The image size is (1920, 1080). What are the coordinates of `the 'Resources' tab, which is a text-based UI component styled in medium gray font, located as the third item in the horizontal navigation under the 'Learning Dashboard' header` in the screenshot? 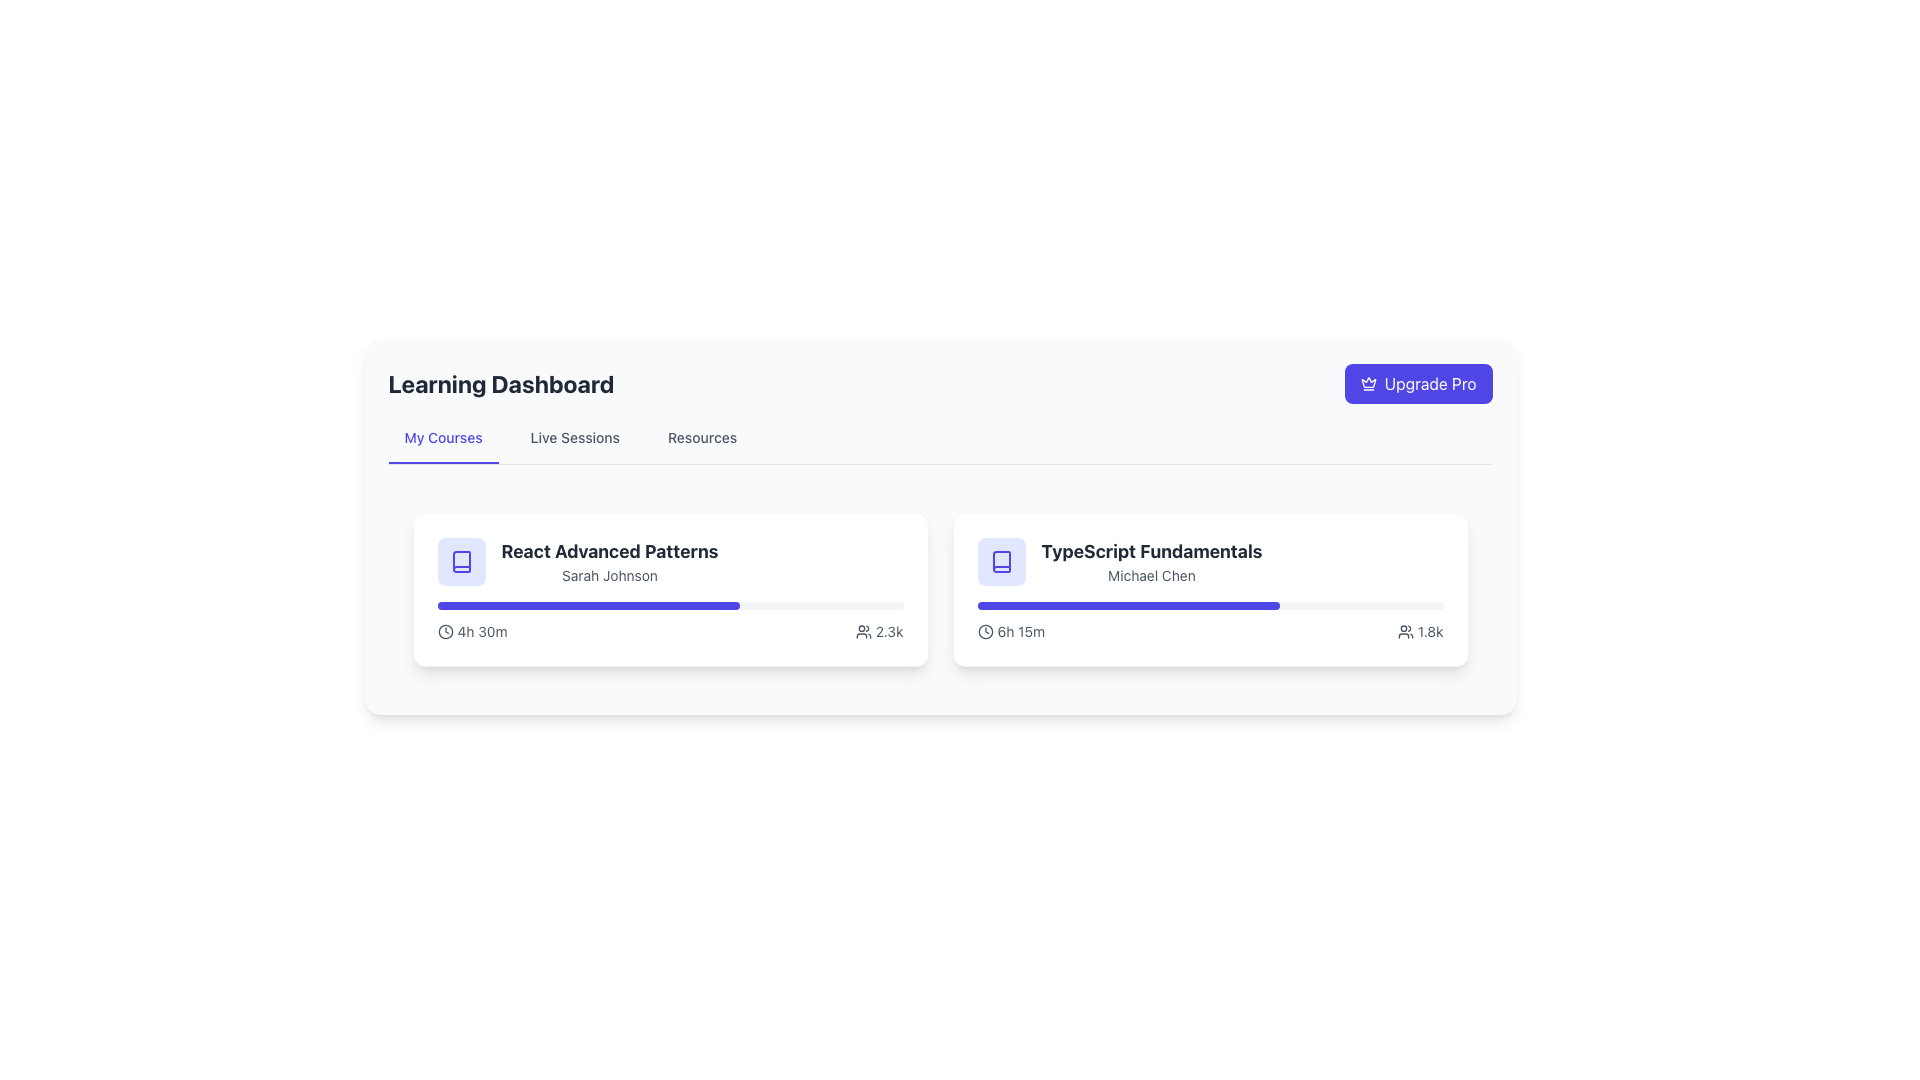 It's located at (702, 445).